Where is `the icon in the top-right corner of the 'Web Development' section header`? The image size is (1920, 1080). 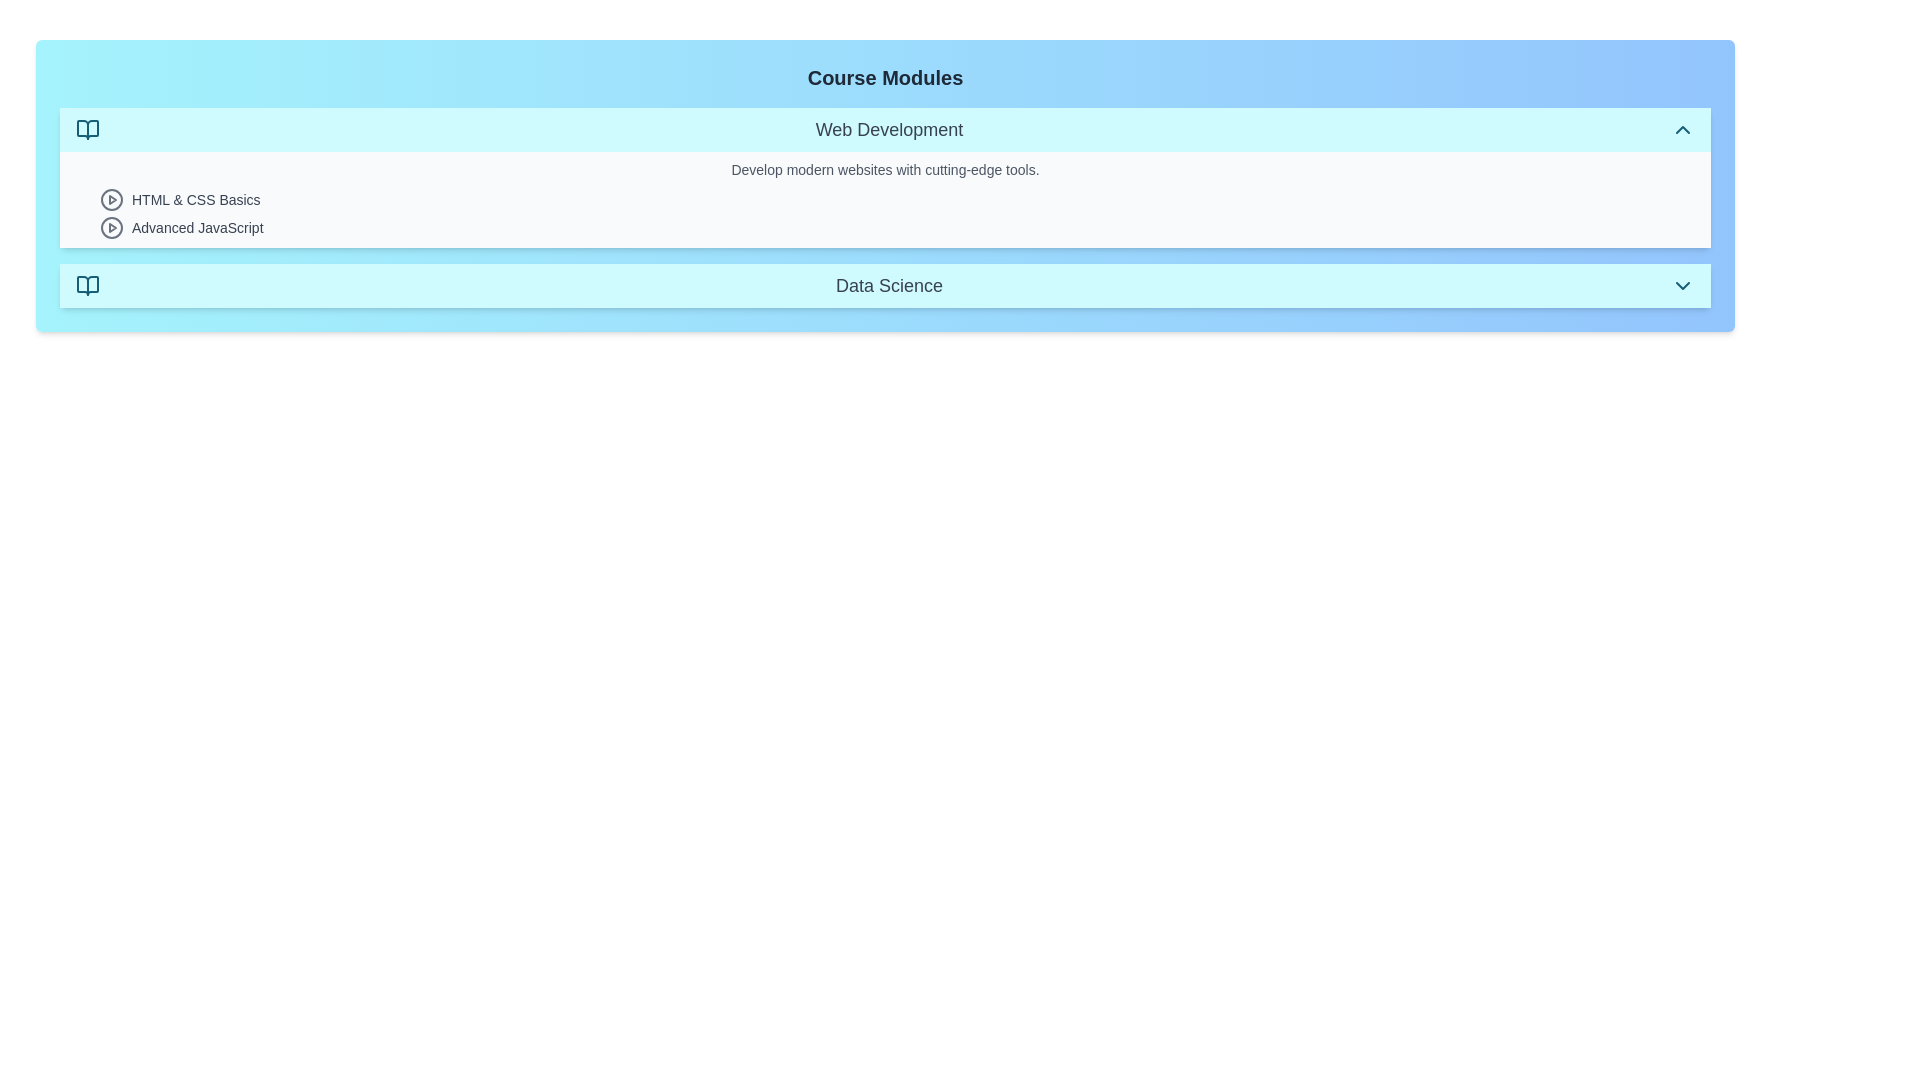 the icon in the top-right corner of the 'Web Development' section header is located at coordinates (1682, 130).